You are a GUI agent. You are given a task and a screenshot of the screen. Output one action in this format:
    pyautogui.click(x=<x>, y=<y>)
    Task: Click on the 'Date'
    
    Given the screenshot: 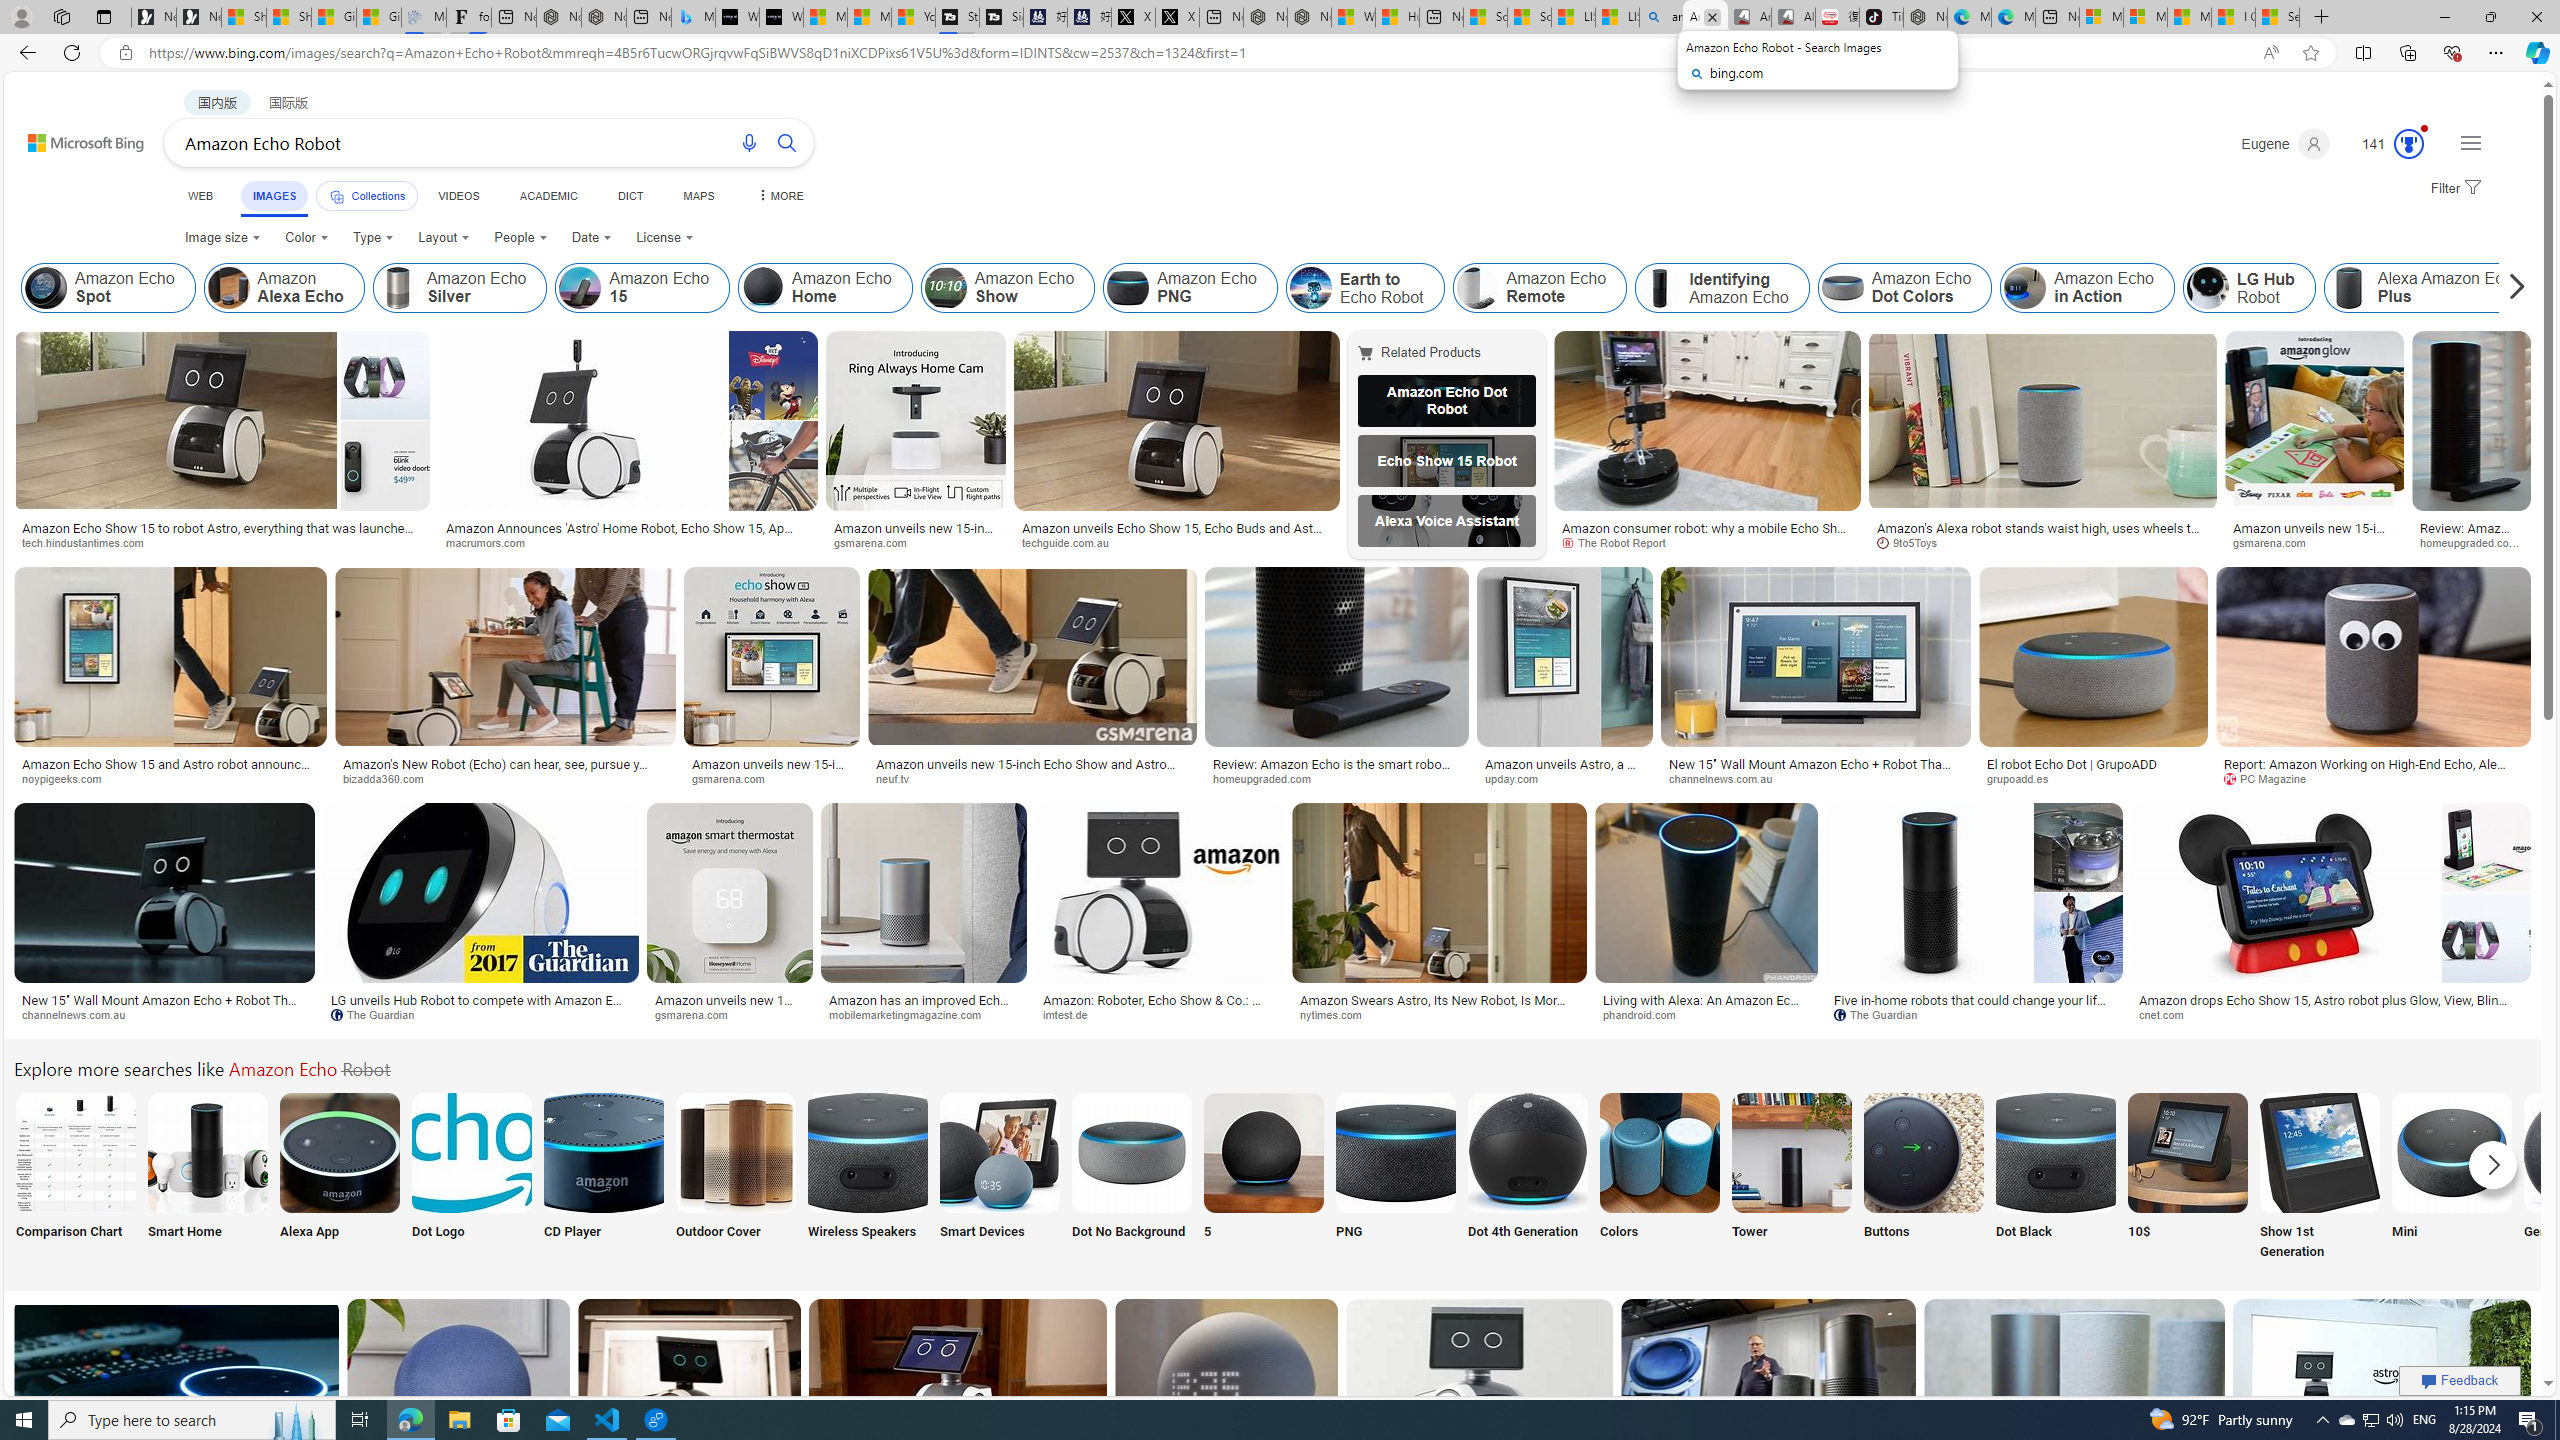 What is the action you would take?
    pyautogui.click(x=591, y=237)
    